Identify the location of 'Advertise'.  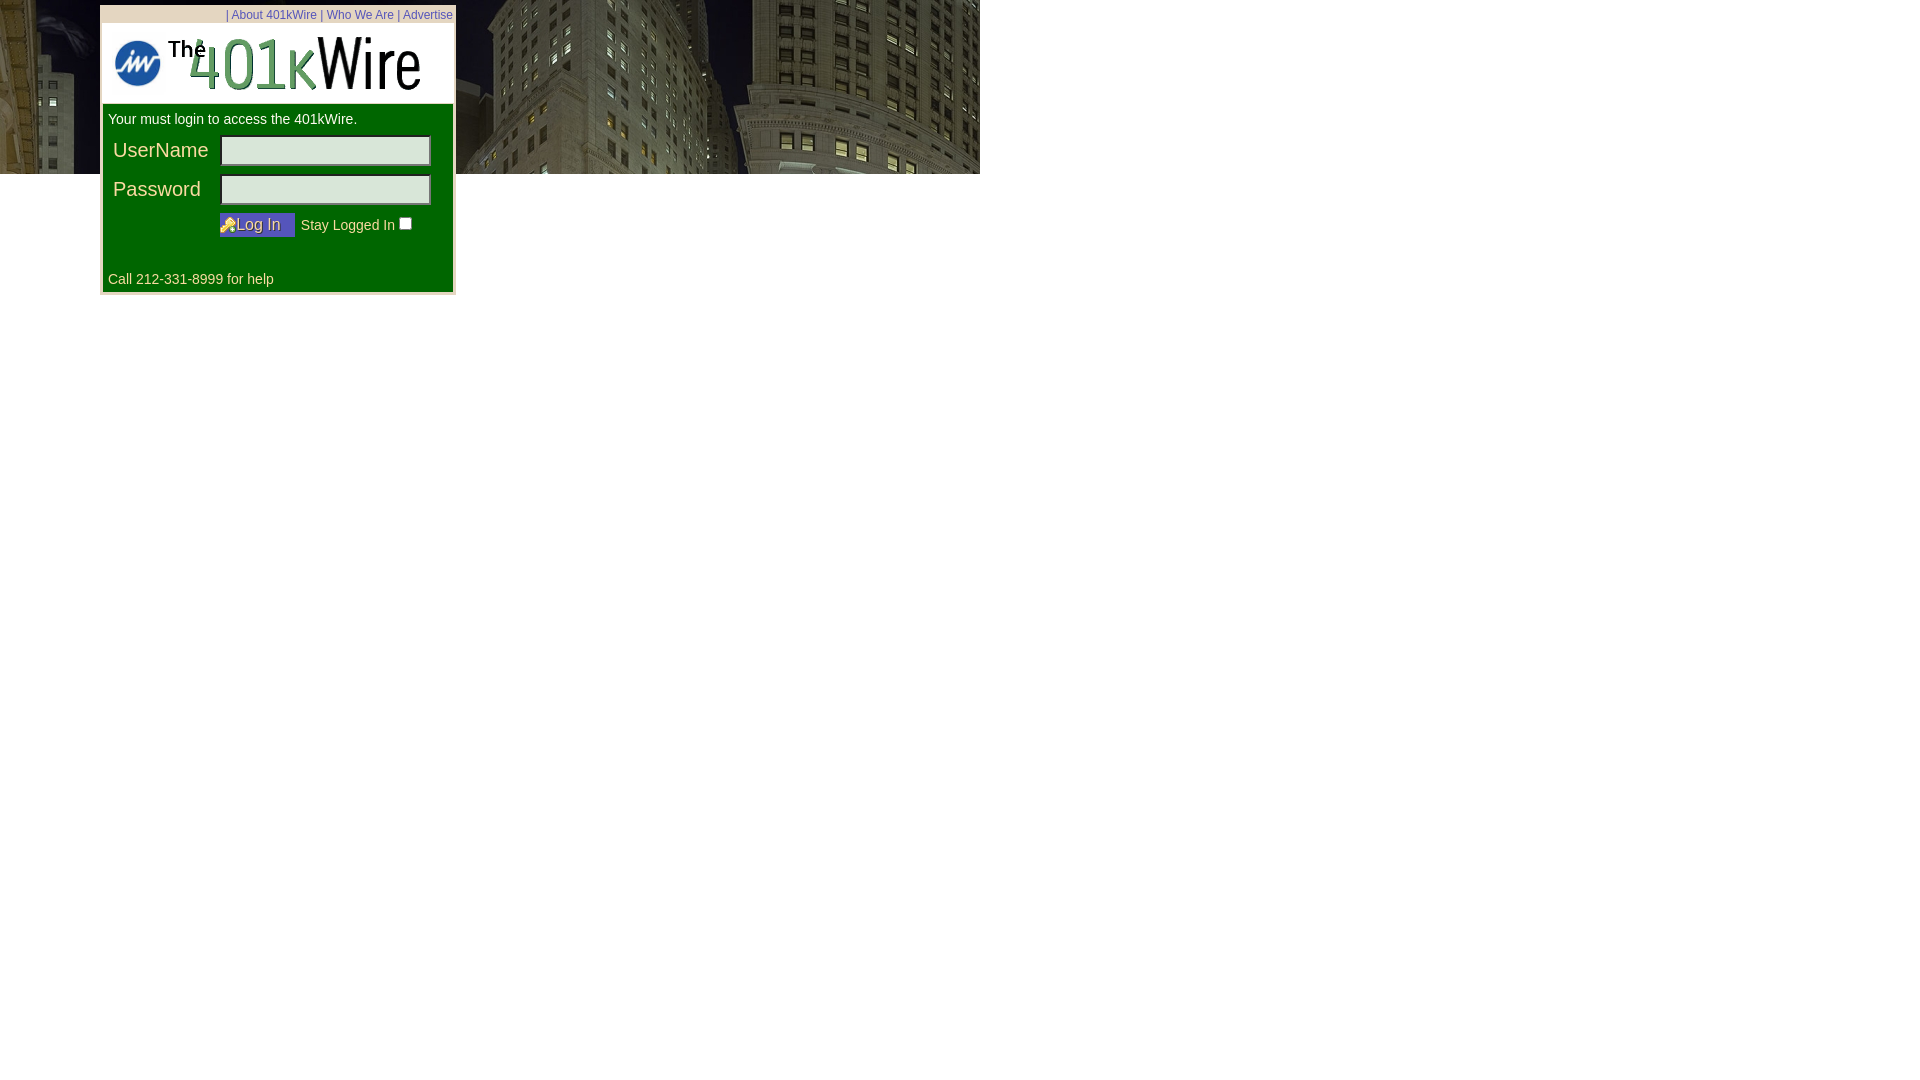
(426, 15).